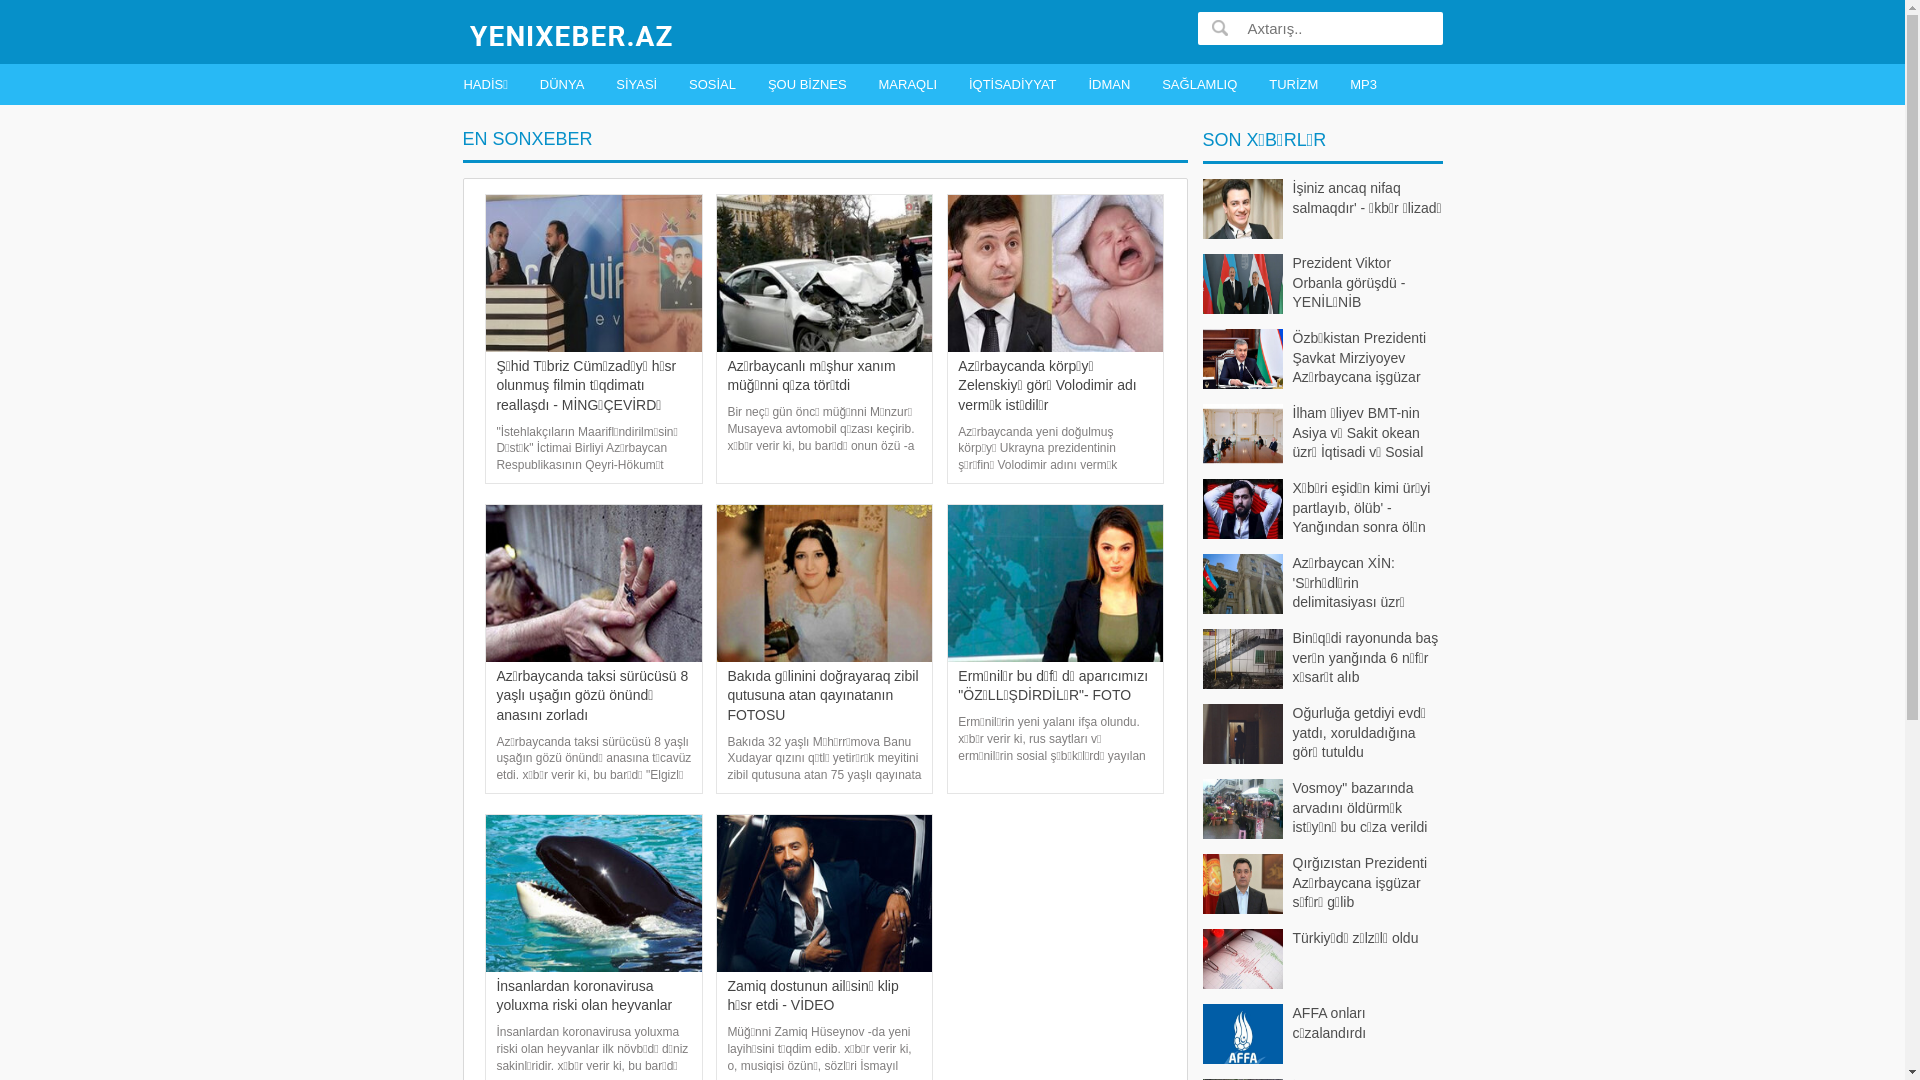  I want to click on 'MARAQLI', so click(907, 83).